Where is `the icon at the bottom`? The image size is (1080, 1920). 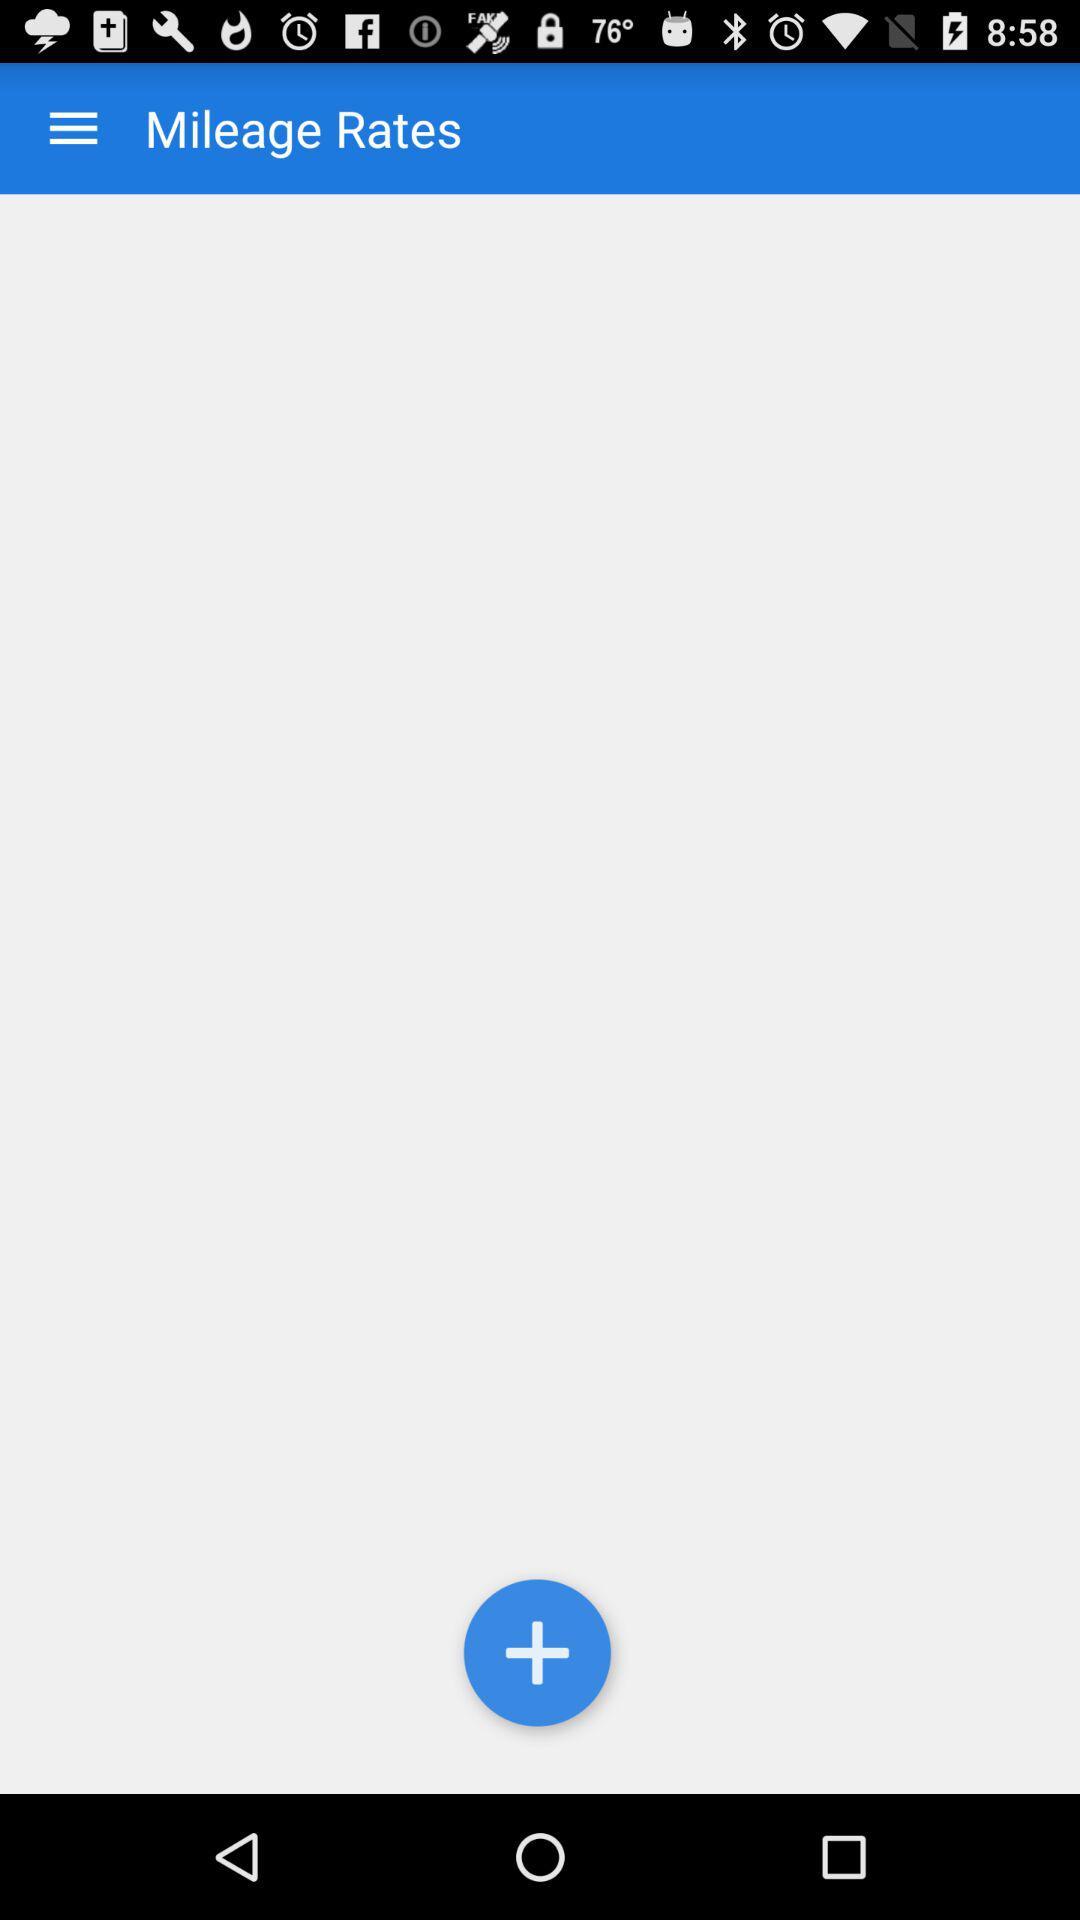 the icon at the bottom is located at coordinates (540, 1657).